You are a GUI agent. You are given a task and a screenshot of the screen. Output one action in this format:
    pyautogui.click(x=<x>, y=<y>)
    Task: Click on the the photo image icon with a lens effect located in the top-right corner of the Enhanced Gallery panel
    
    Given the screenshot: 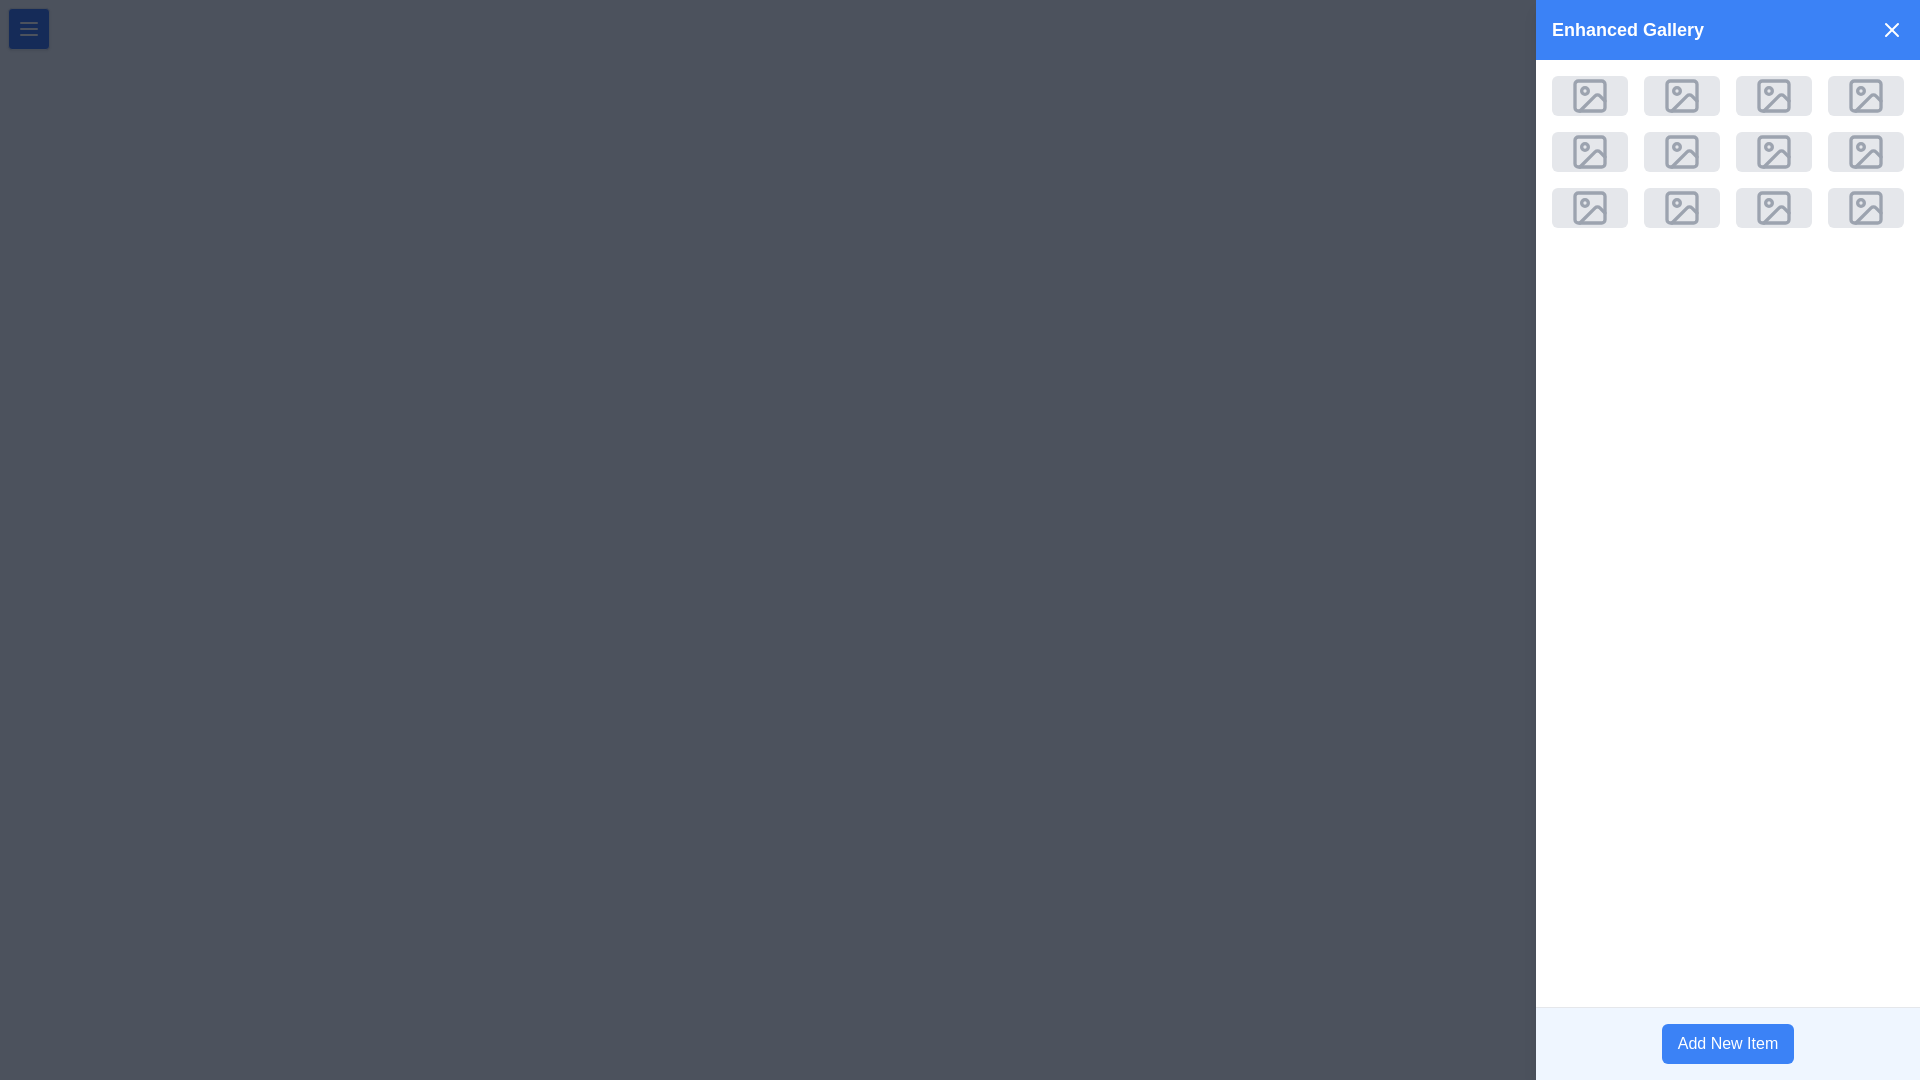 What is the action you would take?
    pyautogui.click(x=1865, y=96)
    